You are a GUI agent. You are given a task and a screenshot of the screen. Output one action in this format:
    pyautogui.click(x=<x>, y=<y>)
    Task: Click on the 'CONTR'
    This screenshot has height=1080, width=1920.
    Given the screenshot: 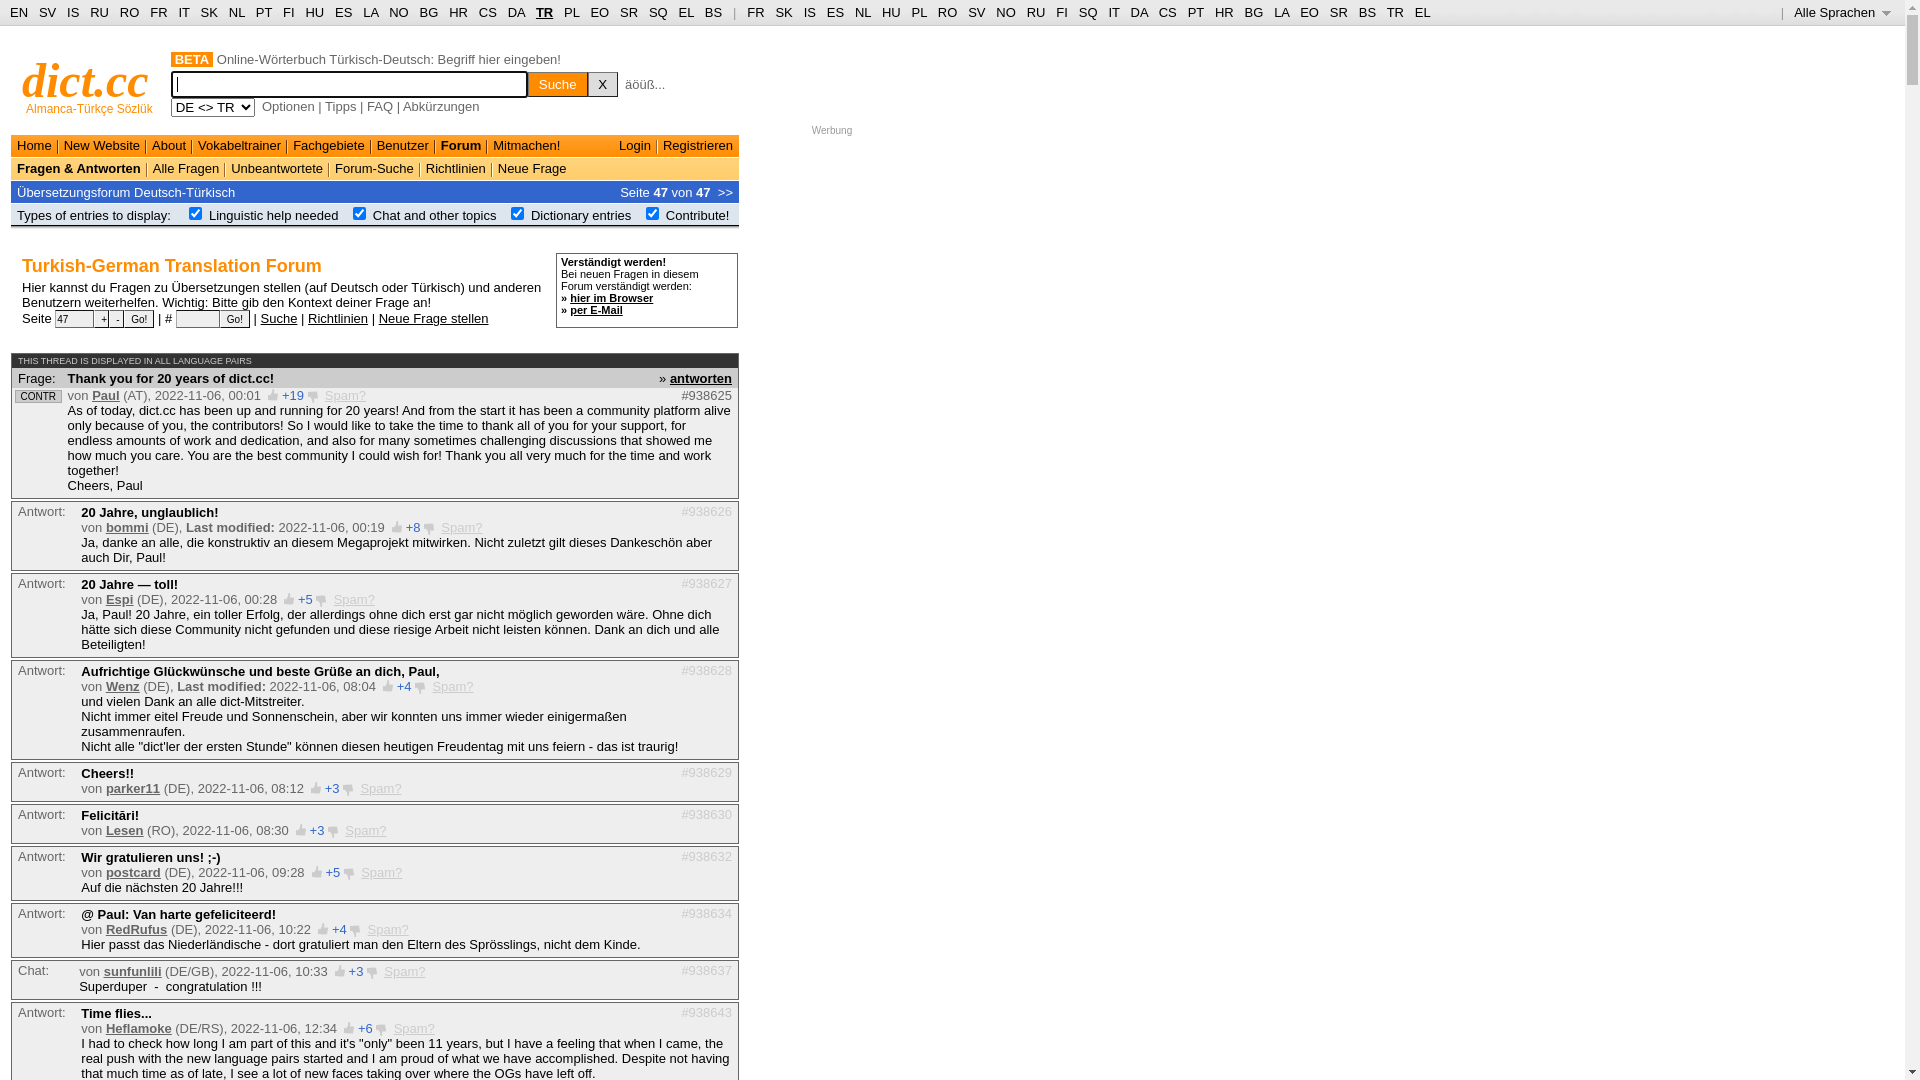 What is the action you would take?
    pyautogui.click(x=38, y=396)
    